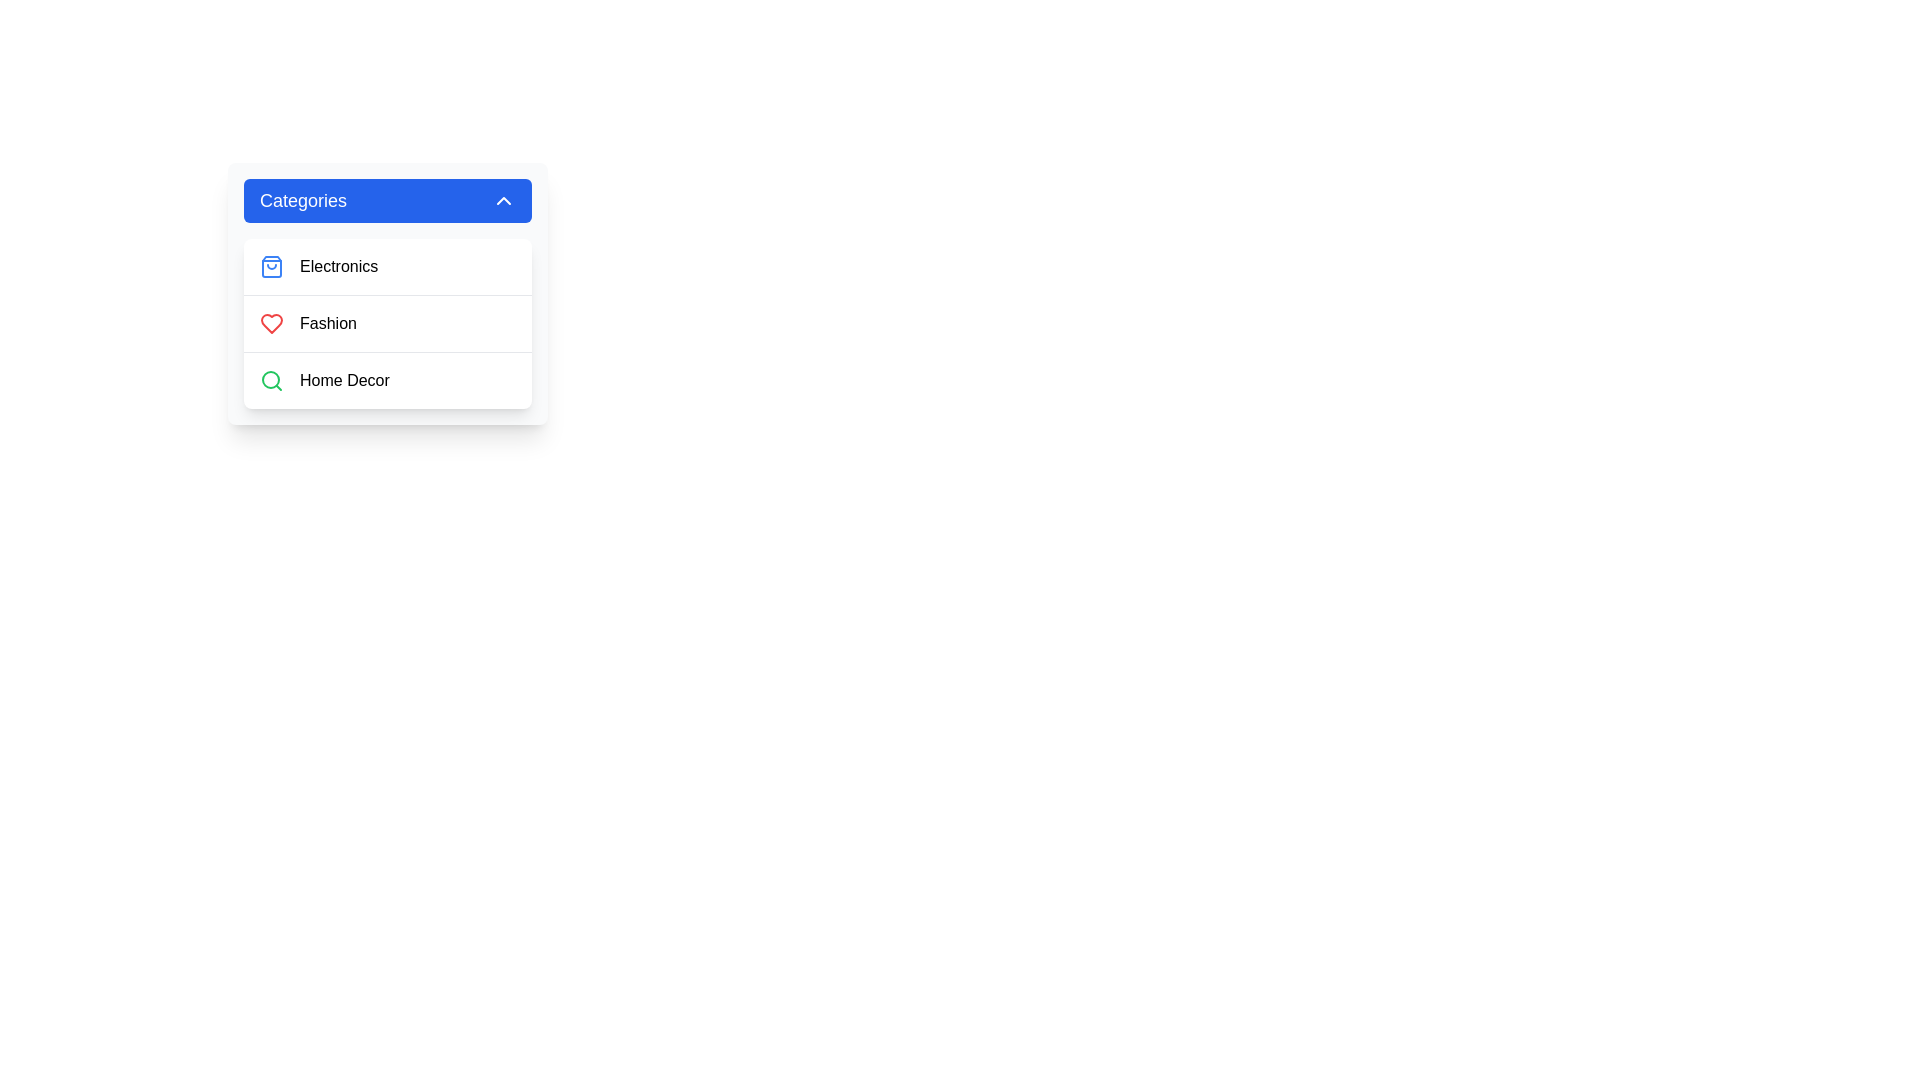 This screenshot has height=1080, width=1920. Describe the element at coordinates (388, 381) in the screenshot. I see `the 'Home Decor' list item, which is the third item in a vertical dropdown menu following 'Electronics' and 'Fashion'` at that location.